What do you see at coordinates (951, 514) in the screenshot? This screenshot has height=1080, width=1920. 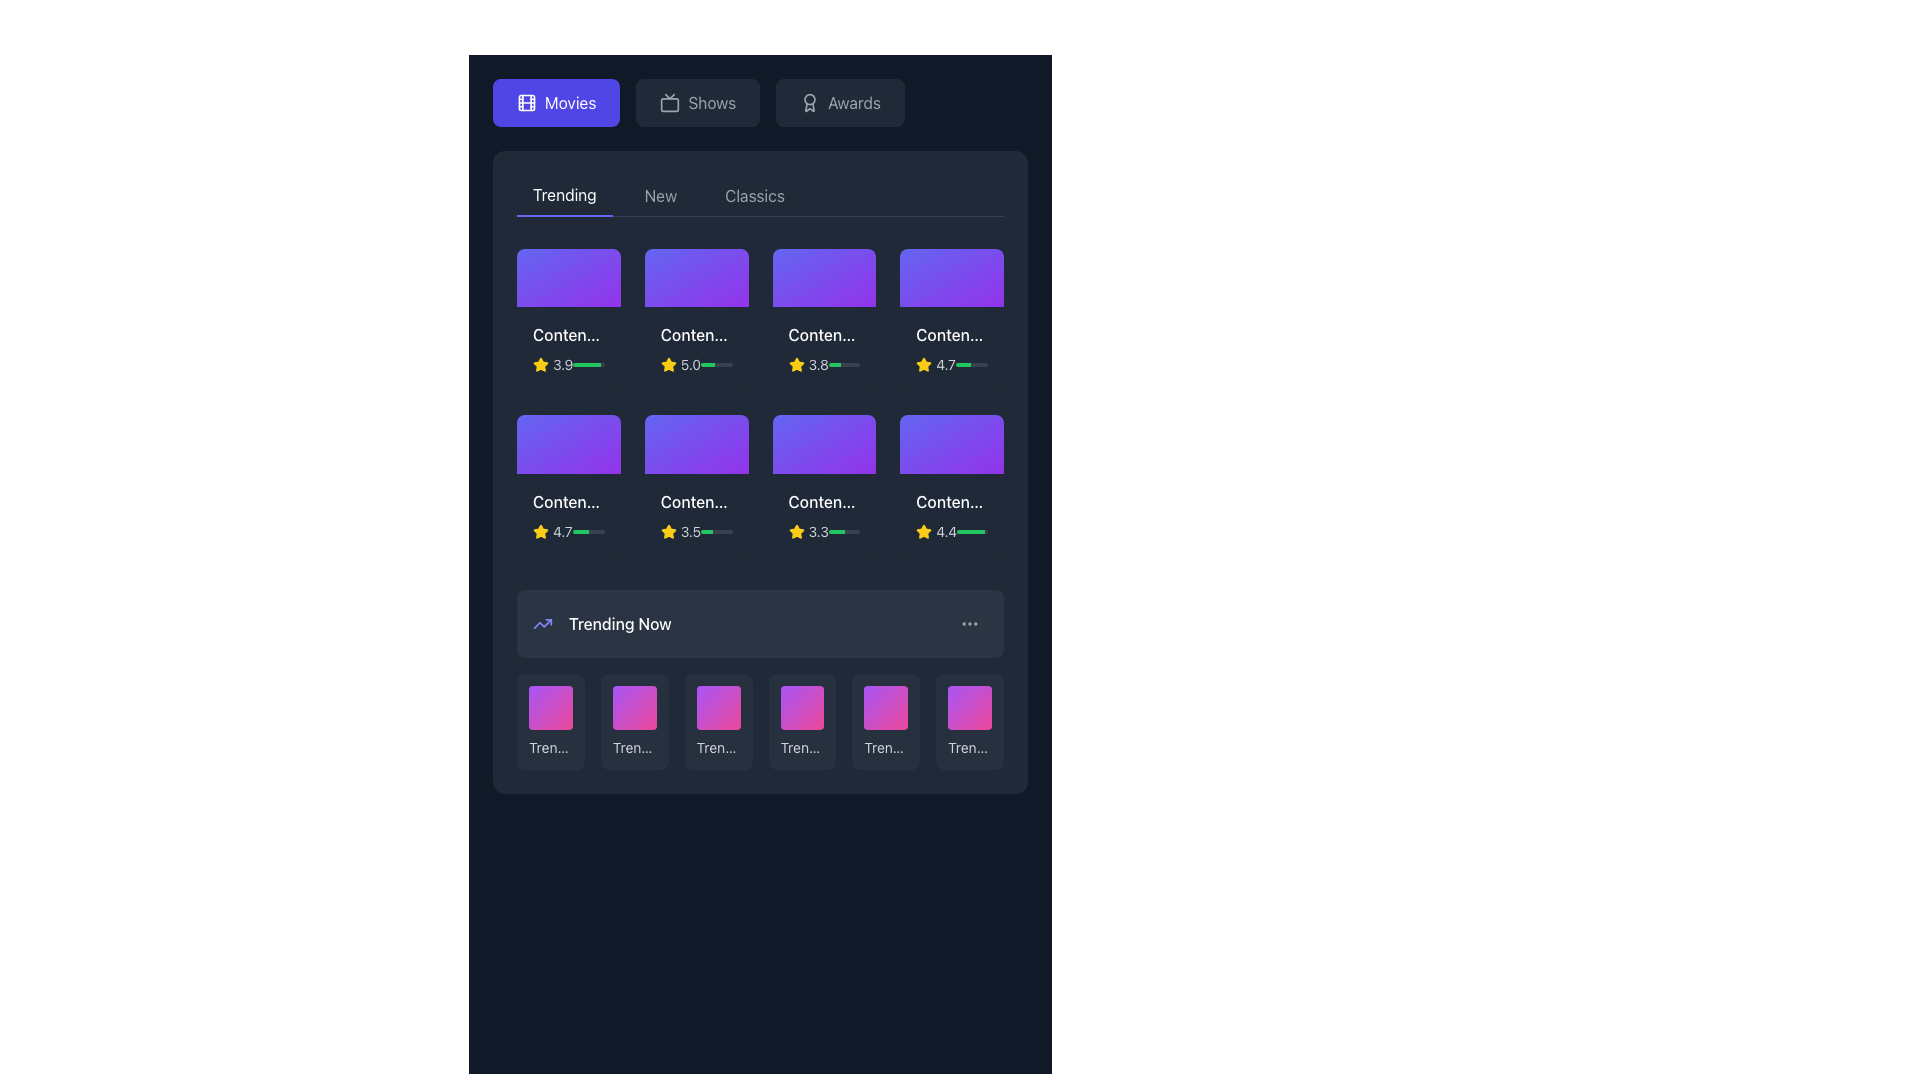 I see `the Informational card located in the third row, fourth column of the grid layout under the 'Trending' category` at bounding box center [951, 514].